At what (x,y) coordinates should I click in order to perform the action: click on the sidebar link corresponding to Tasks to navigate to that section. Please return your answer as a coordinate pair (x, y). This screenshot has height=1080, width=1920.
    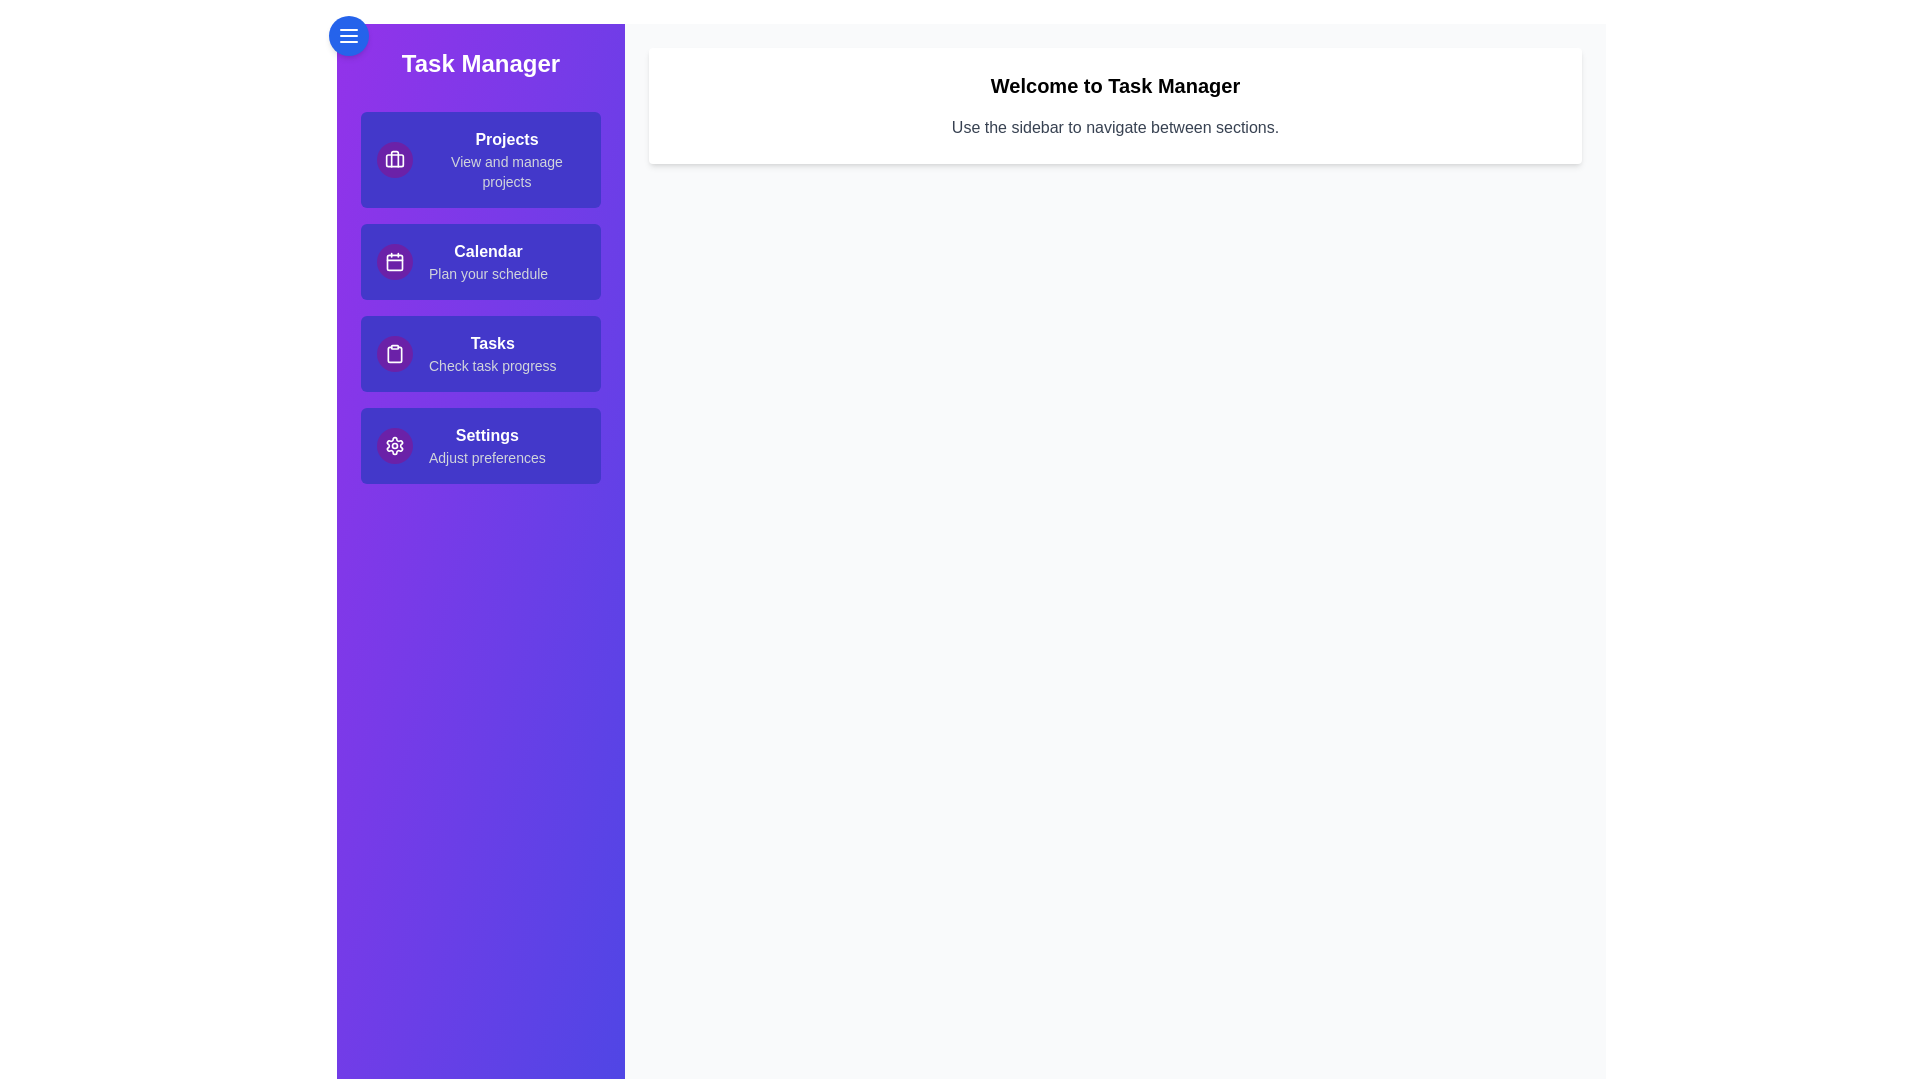
    Looking at the image, I should click on (480, 353).